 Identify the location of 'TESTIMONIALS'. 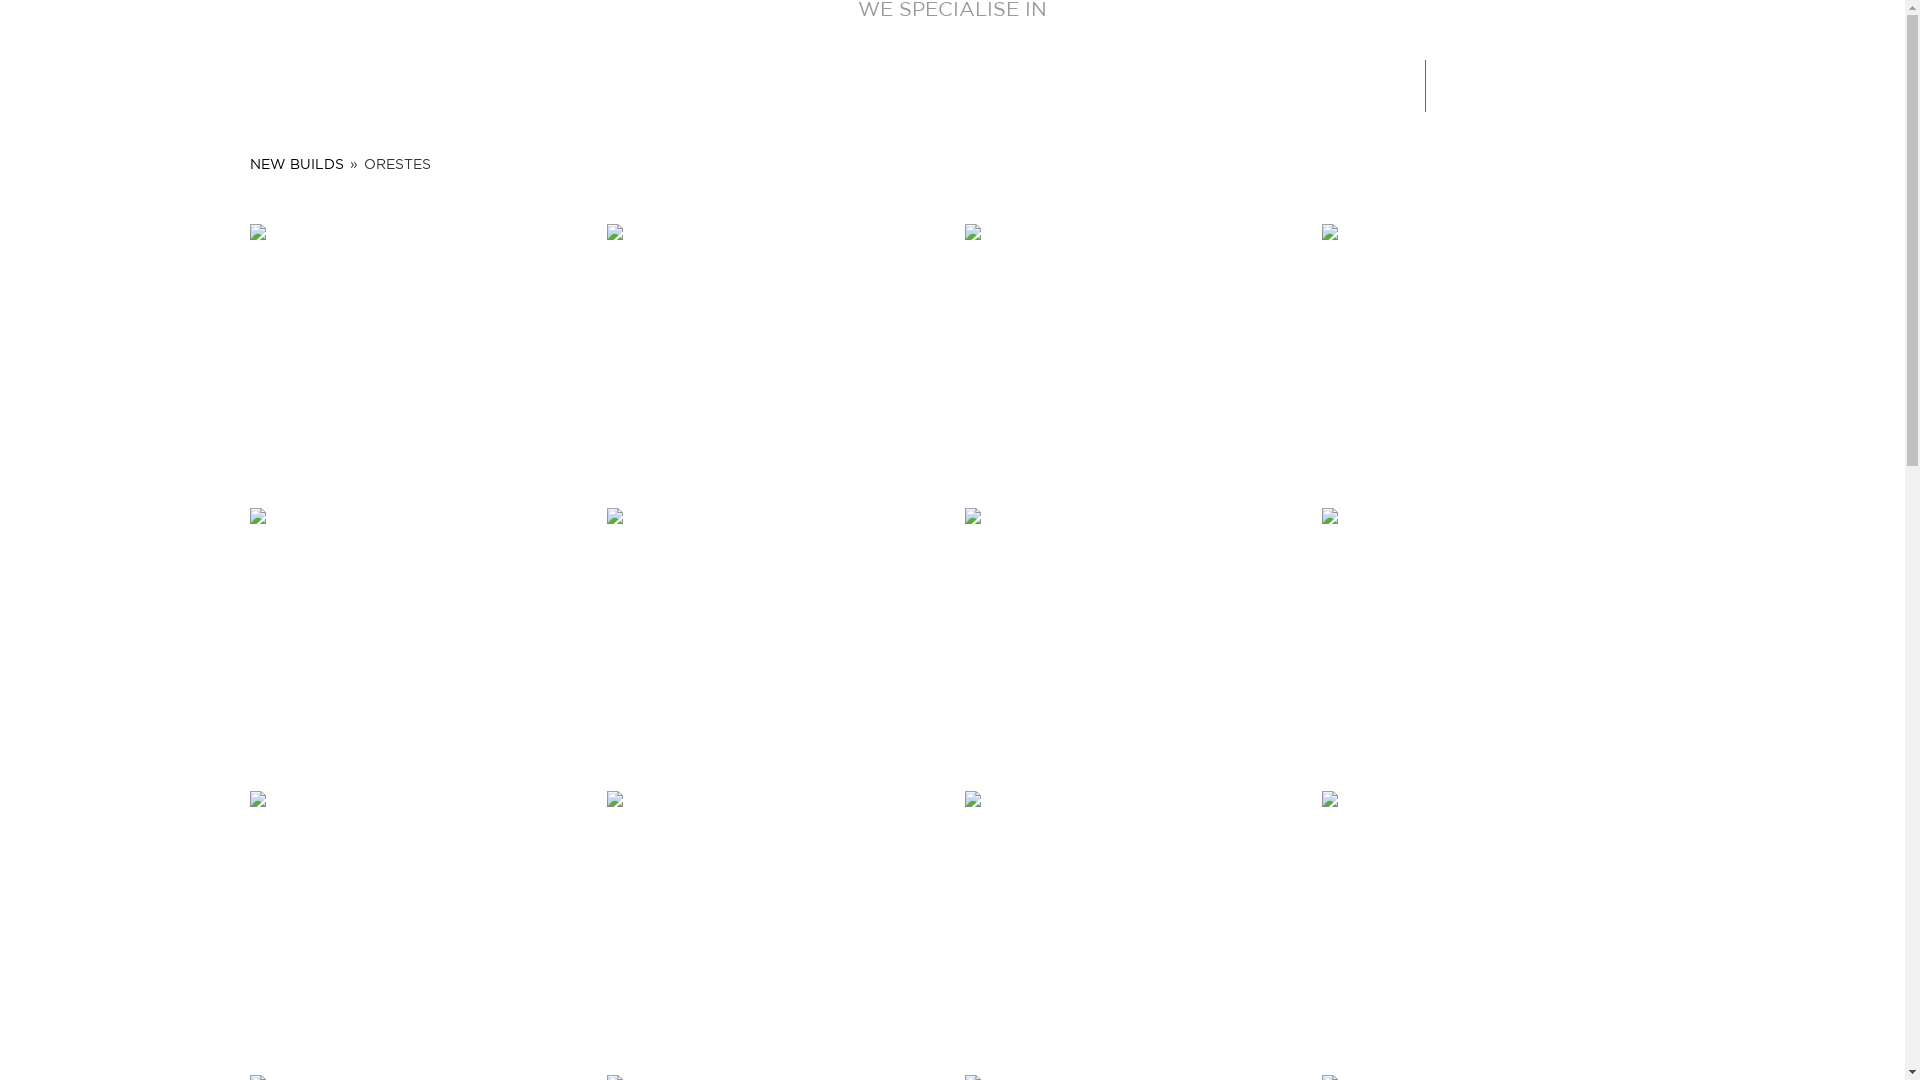
(973, 82).